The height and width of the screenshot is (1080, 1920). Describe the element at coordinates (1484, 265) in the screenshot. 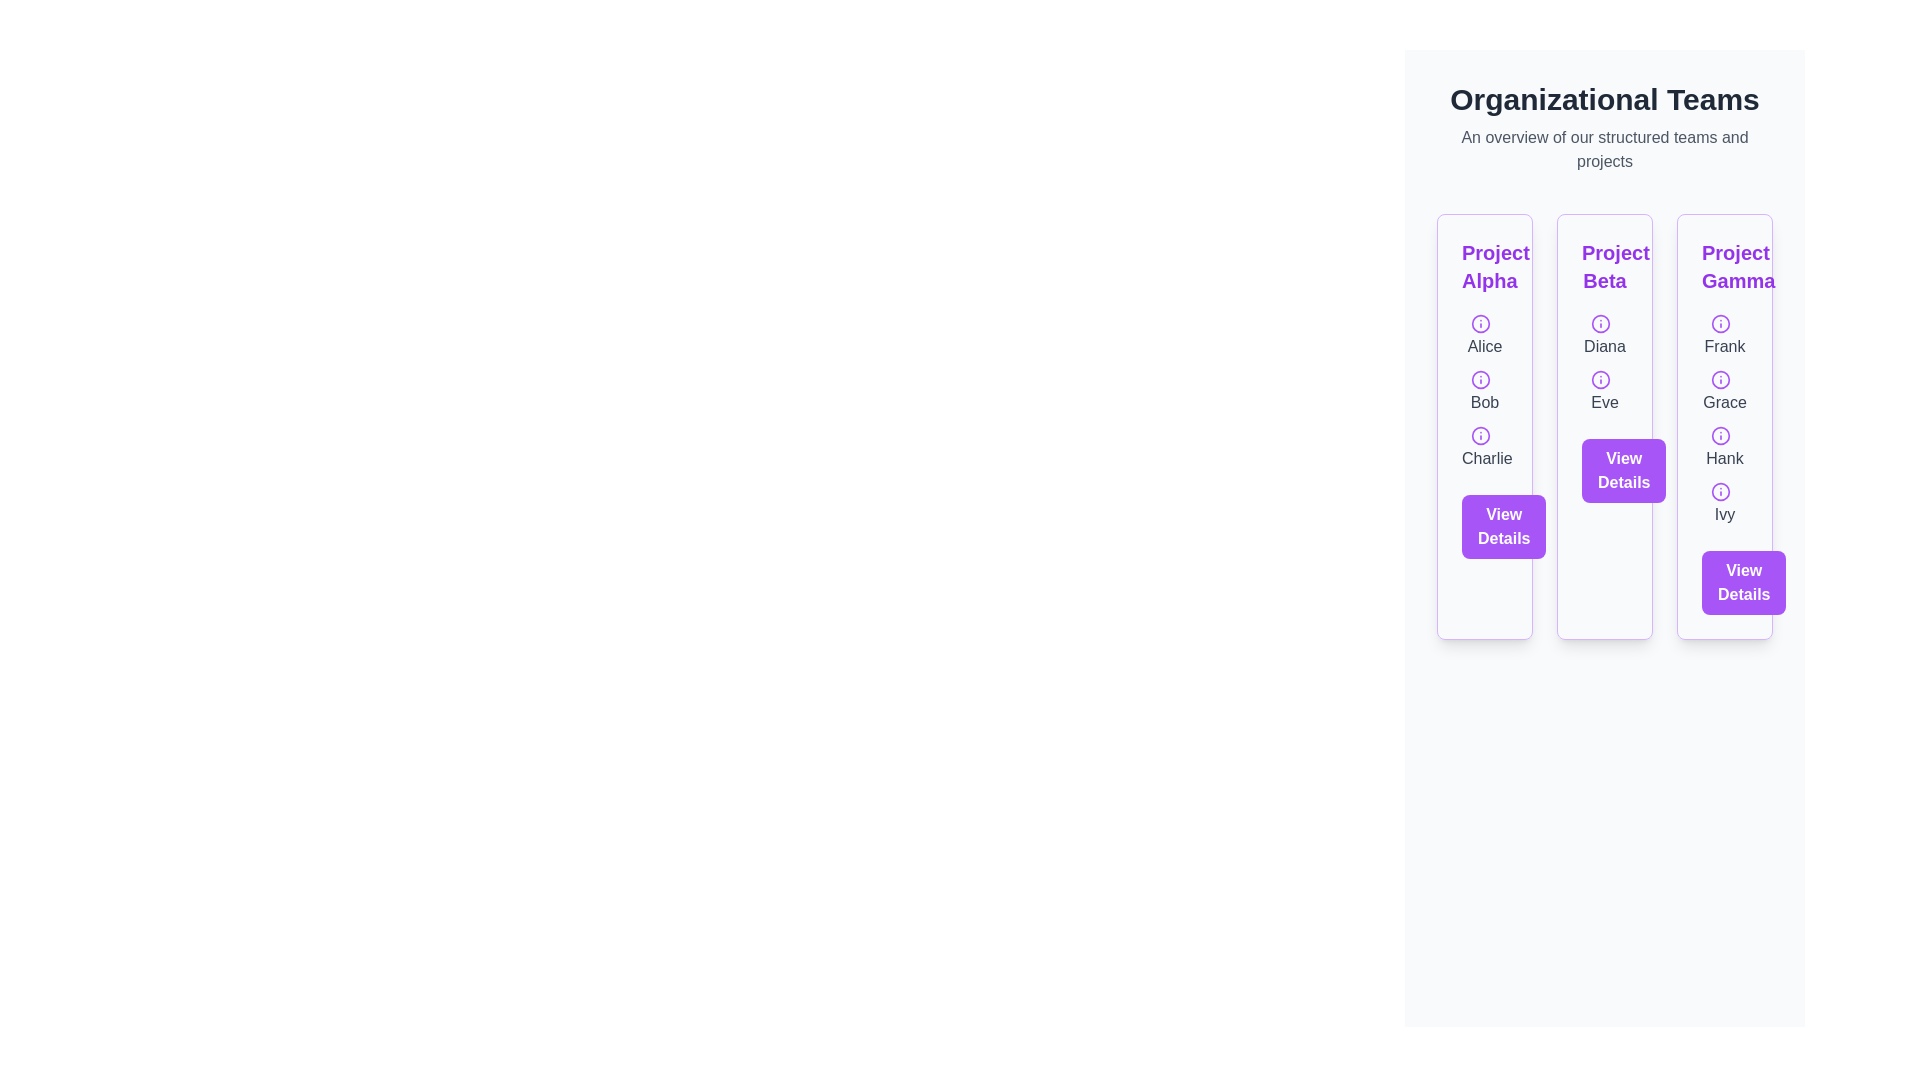

I see `the text label displaying 'Project Alpha' at the top of the leftmost column containing project names` at that location.